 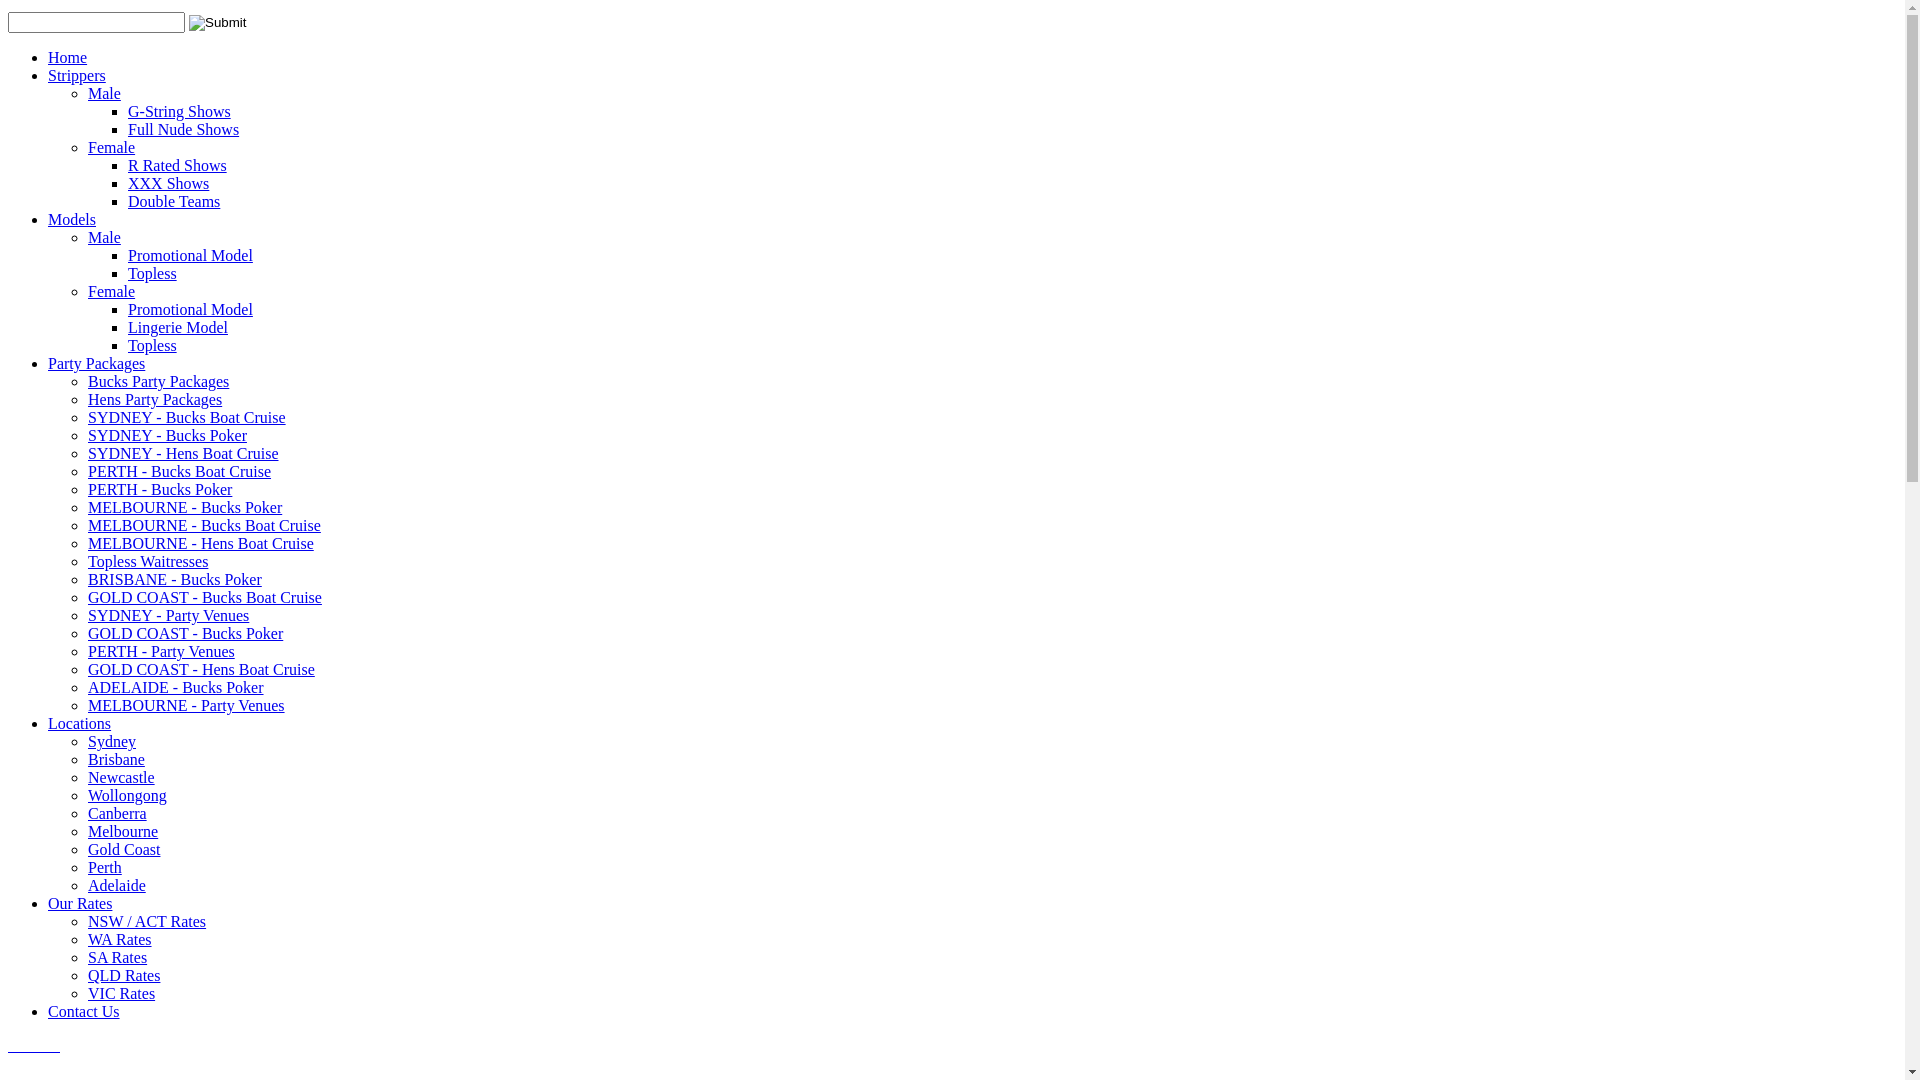 I want to click on 'VIC Rates', so click(x=120, y=993).